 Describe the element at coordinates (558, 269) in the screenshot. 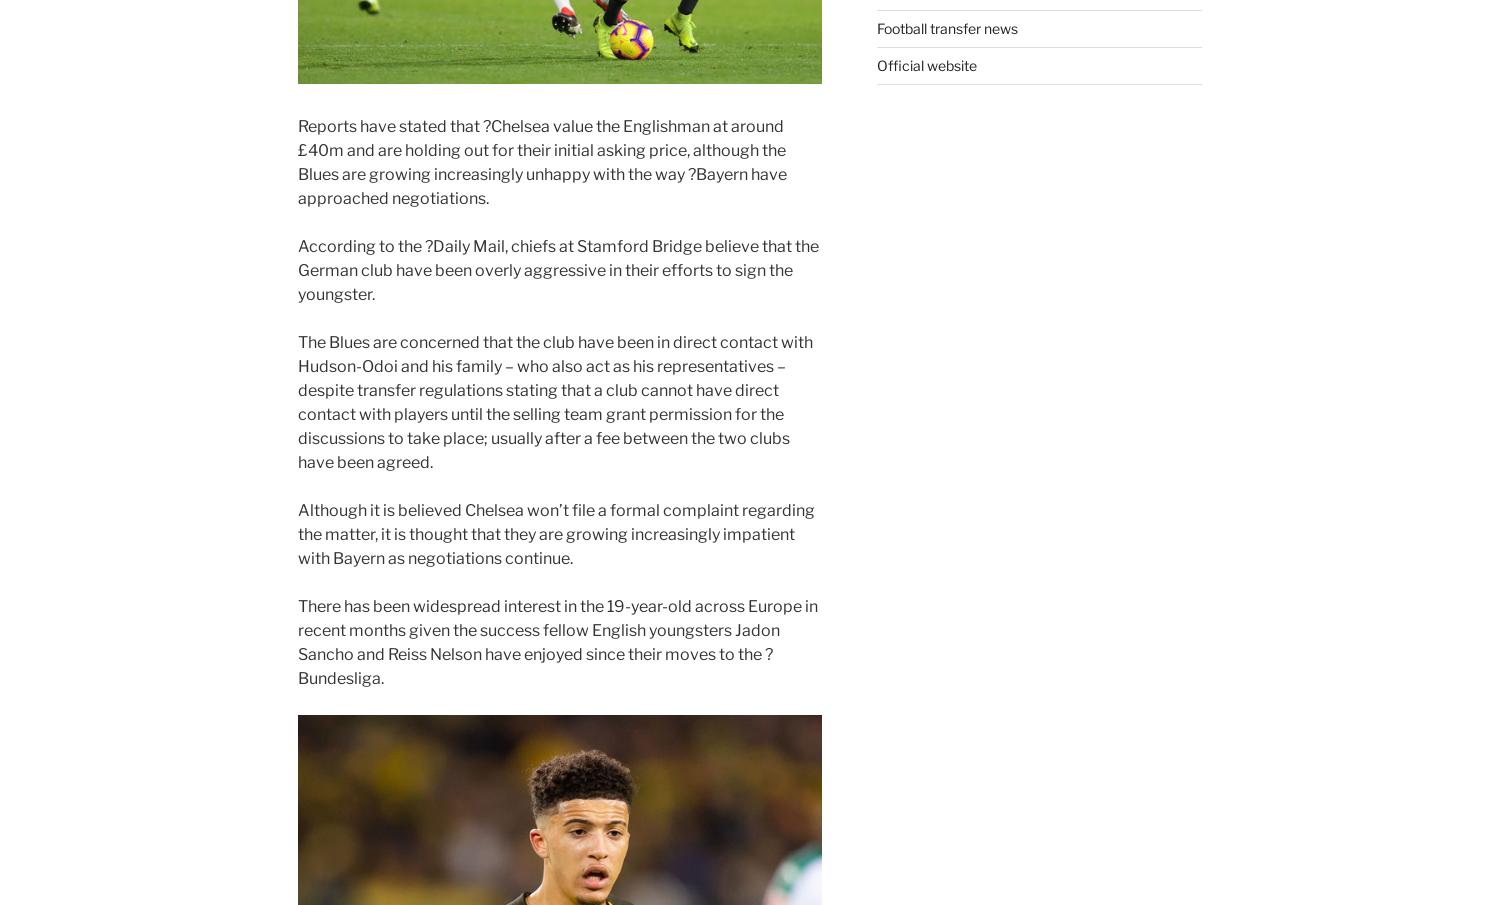

I see `', chiefs at Stamford Bridge believe that the German club have been overly aggressive in their efforts to sign the youngster.'` at that location.